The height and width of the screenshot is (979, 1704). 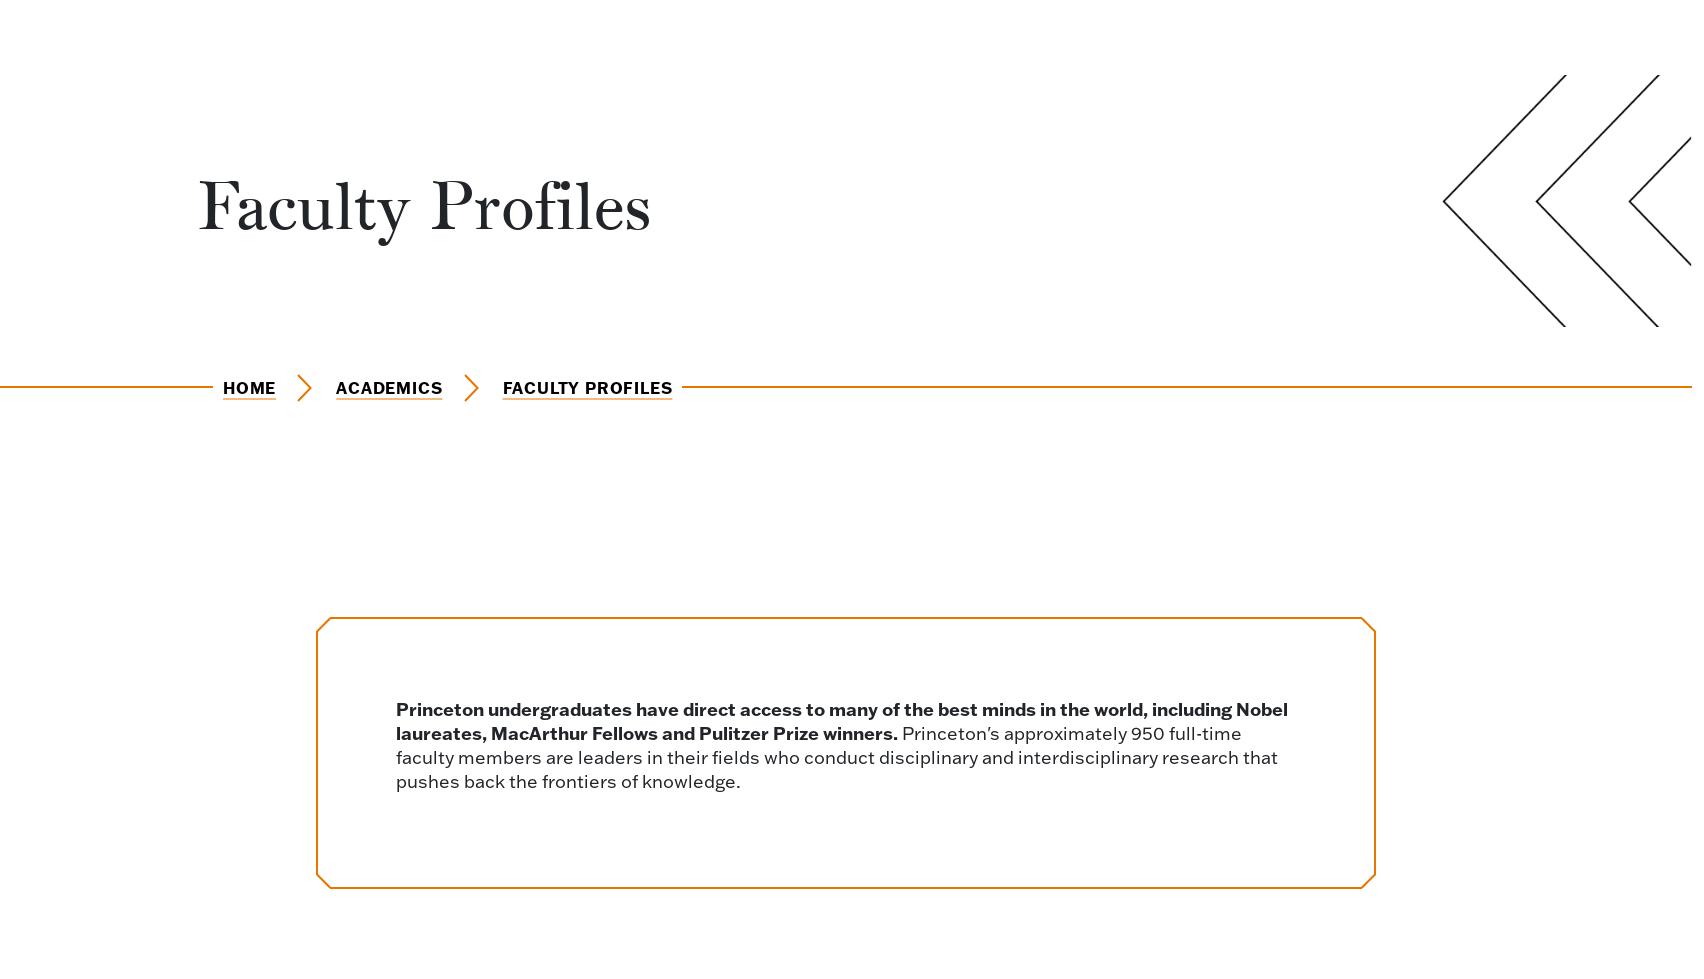 What do you see at coordinates (329, 749) in the screenshot?
I see `'Daniel Rubenstein'` at bounding box center [329, 749].